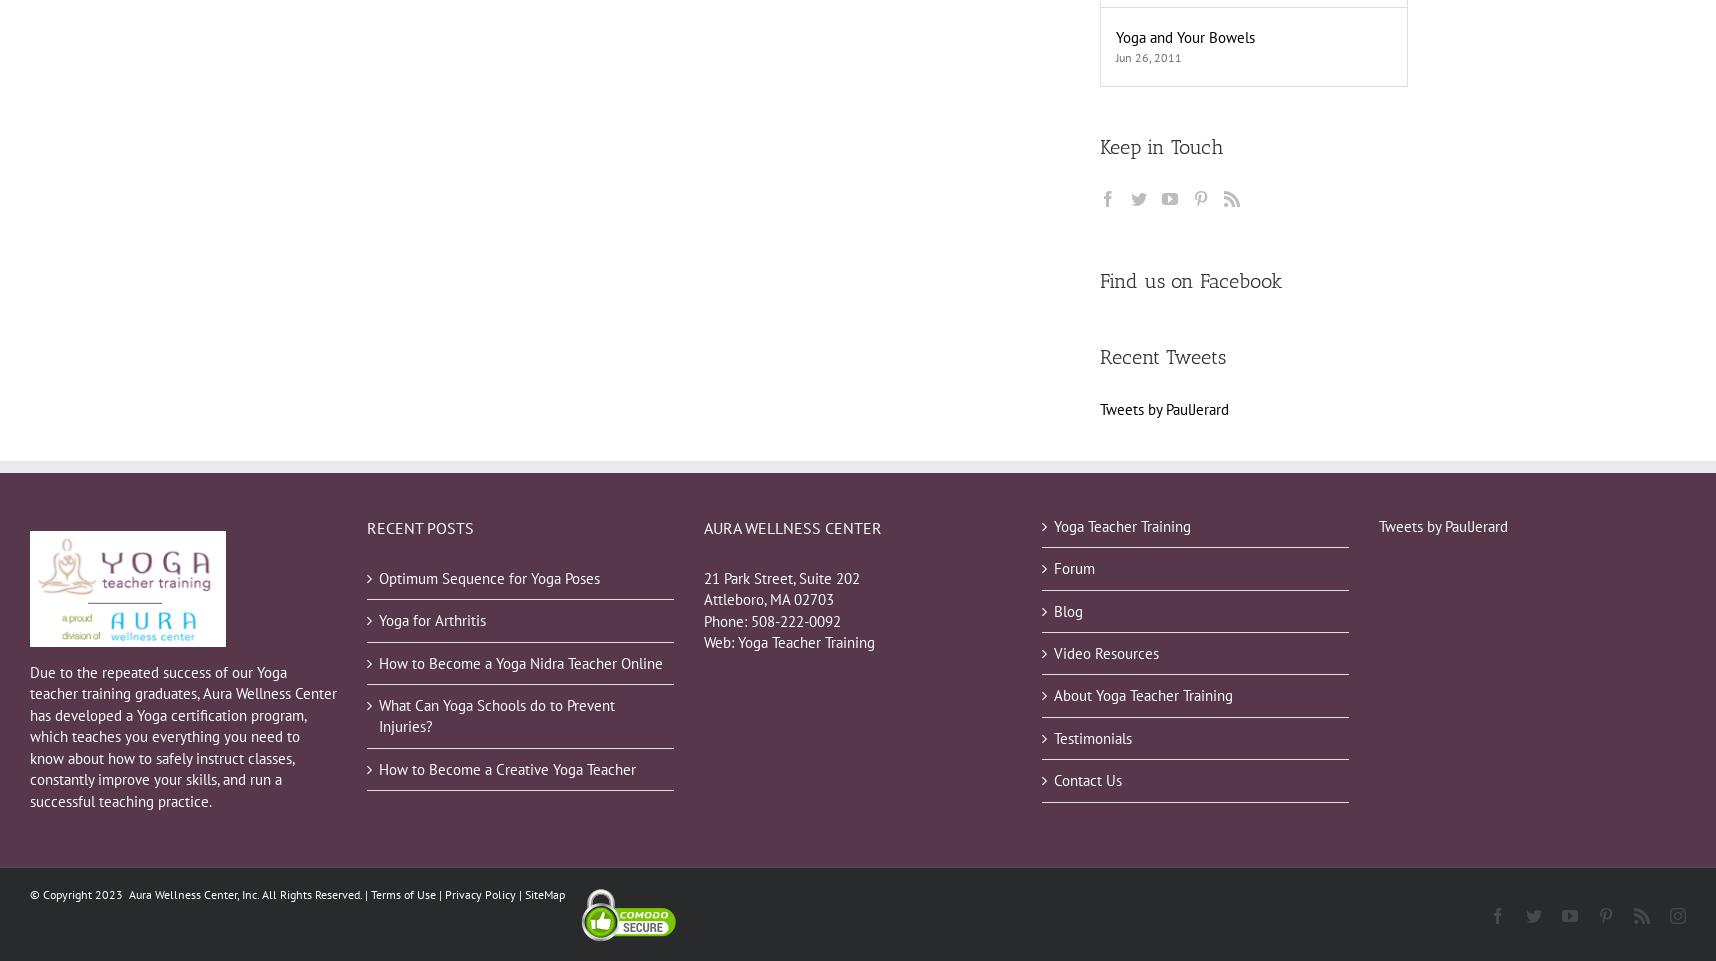 The height and width of the screenshot is (961, 1716). What do you see at coordinates (1148, 56) in the screenshot?
I see `'Jun 26, 2011'` at bounding box center [1148, 56].